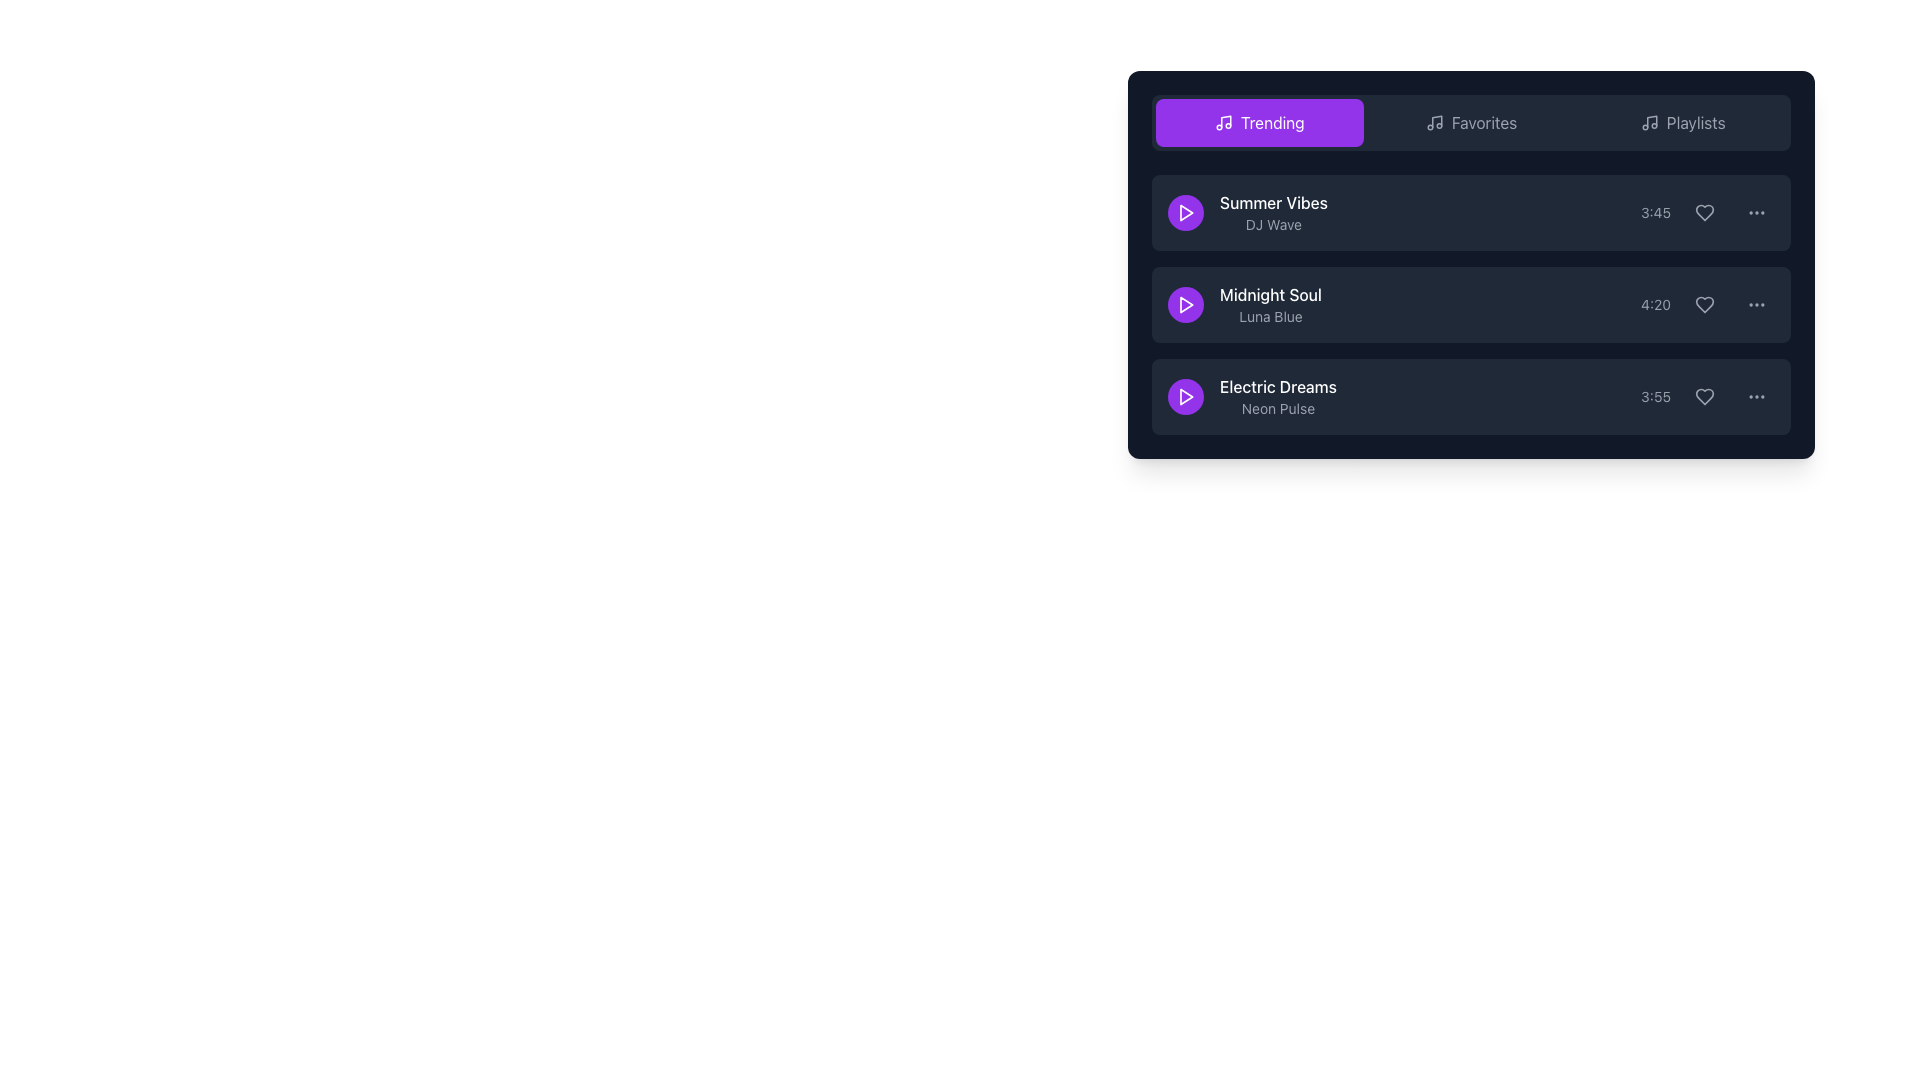  What do you see at coordinates (1270, 304) in the screenshot?
I see `text displayed in the text block located in the second row of the playlist, which describes a music track by showing its title and artist name, positioned to the right of a purple play button and above the track duration` at bounding box center [1270, 304].